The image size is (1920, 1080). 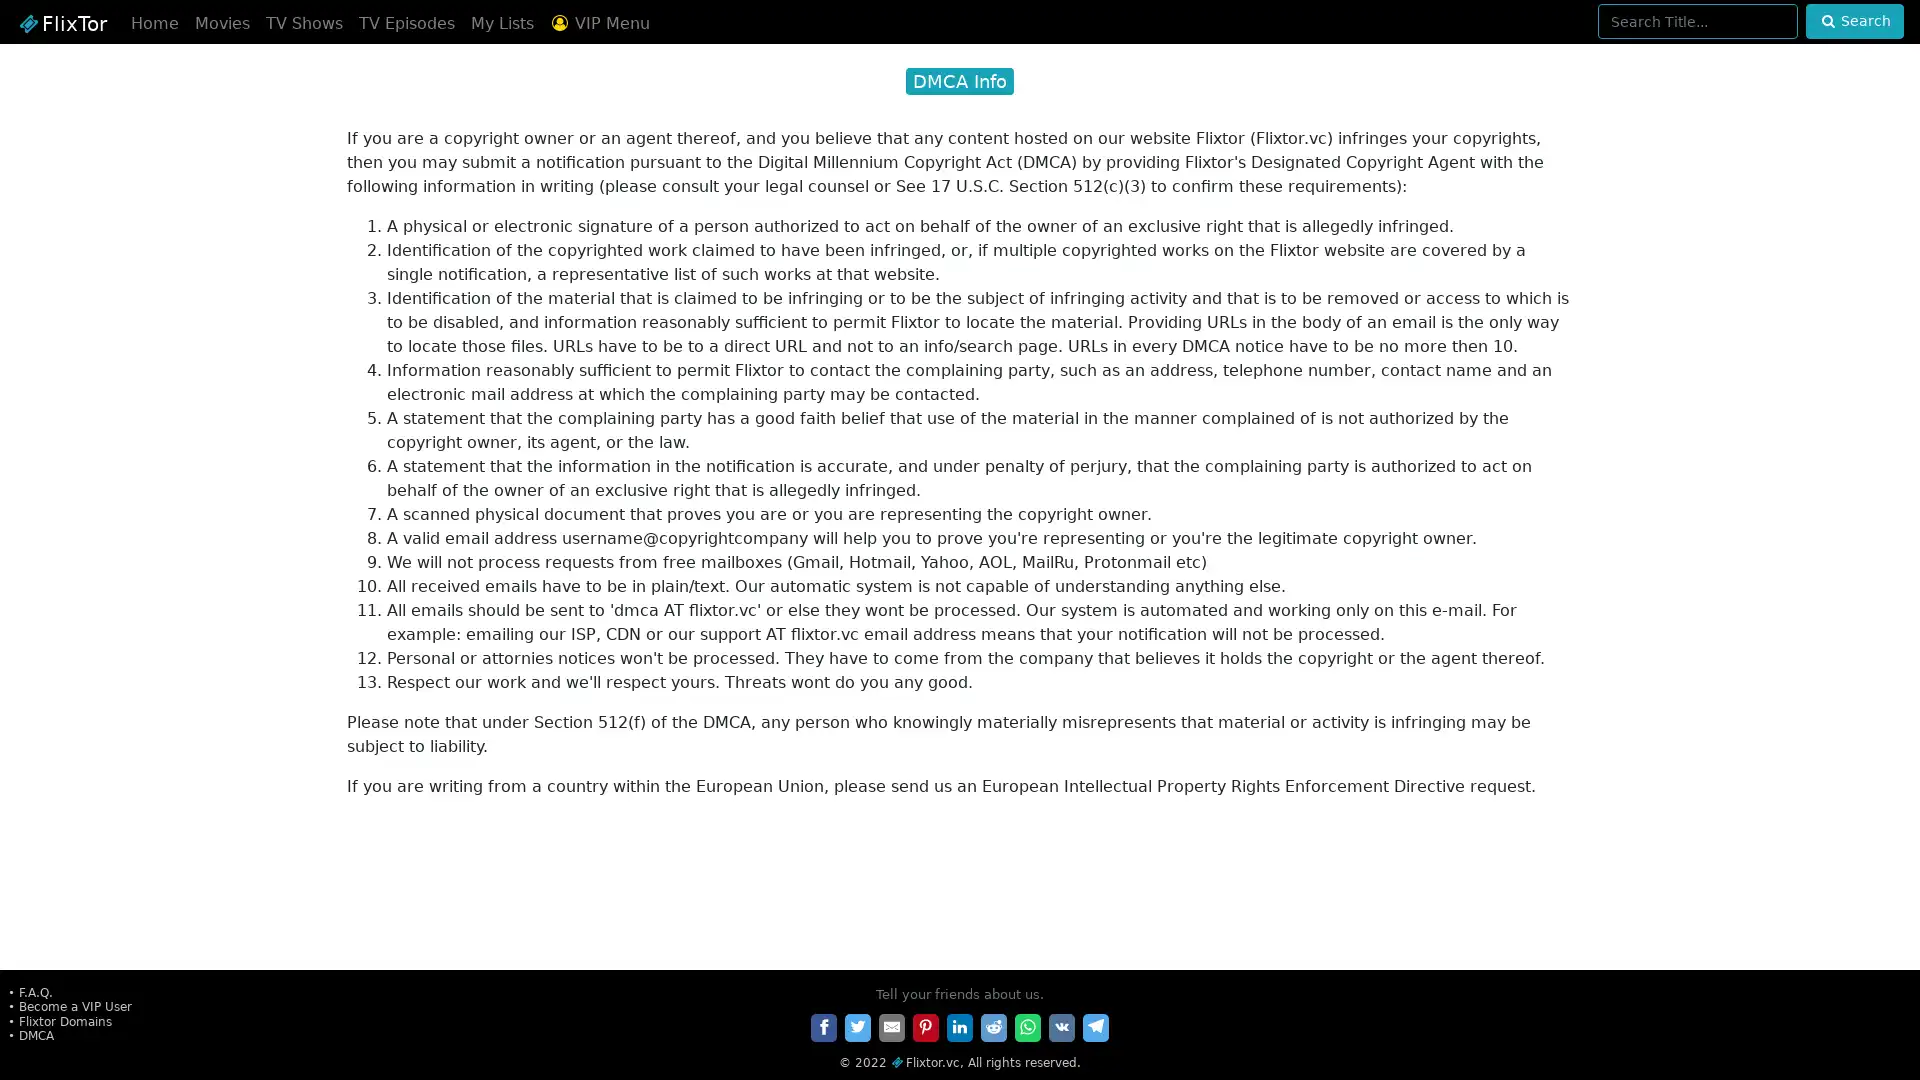 What do you see at coordinates (1853, 21) in the screenshot?
I see `Search` at bounding box center [1853, 21].